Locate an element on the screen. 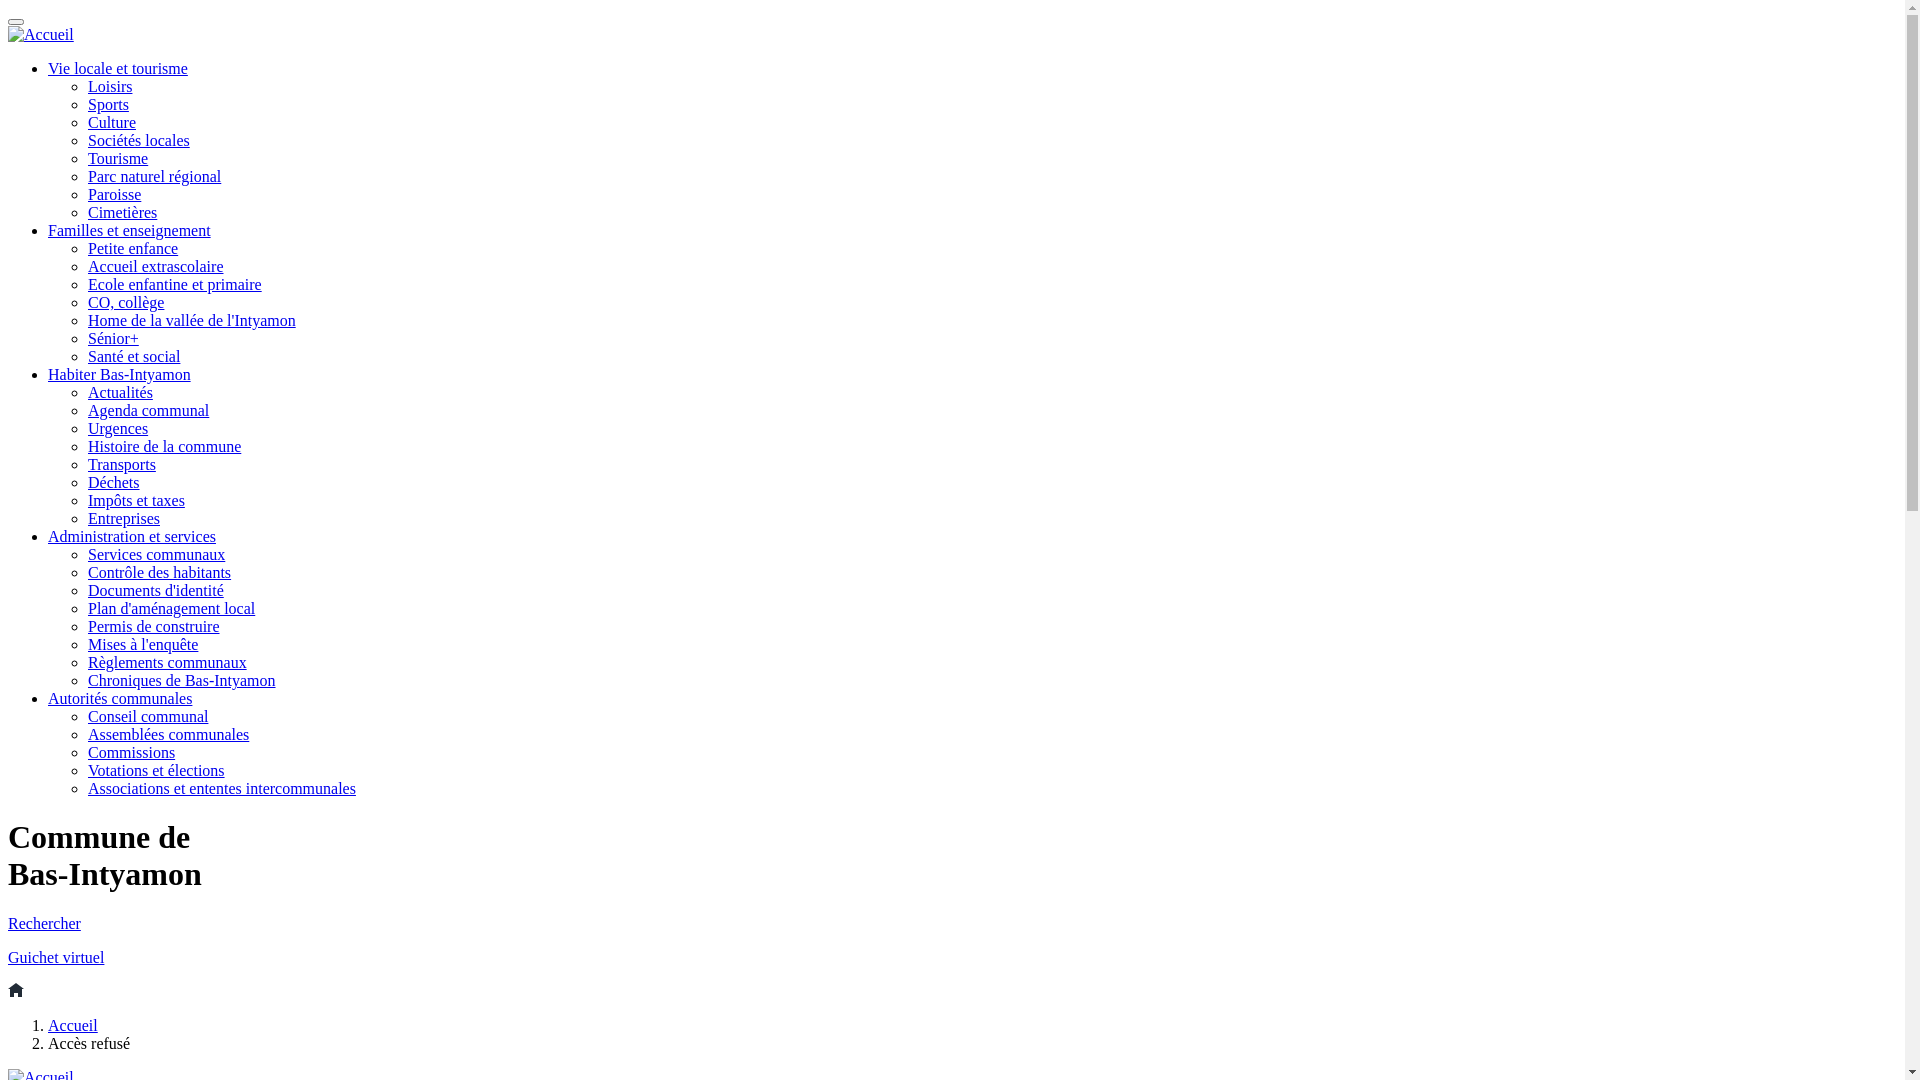  'Permis de construire' is located at coordinates (86, 625).